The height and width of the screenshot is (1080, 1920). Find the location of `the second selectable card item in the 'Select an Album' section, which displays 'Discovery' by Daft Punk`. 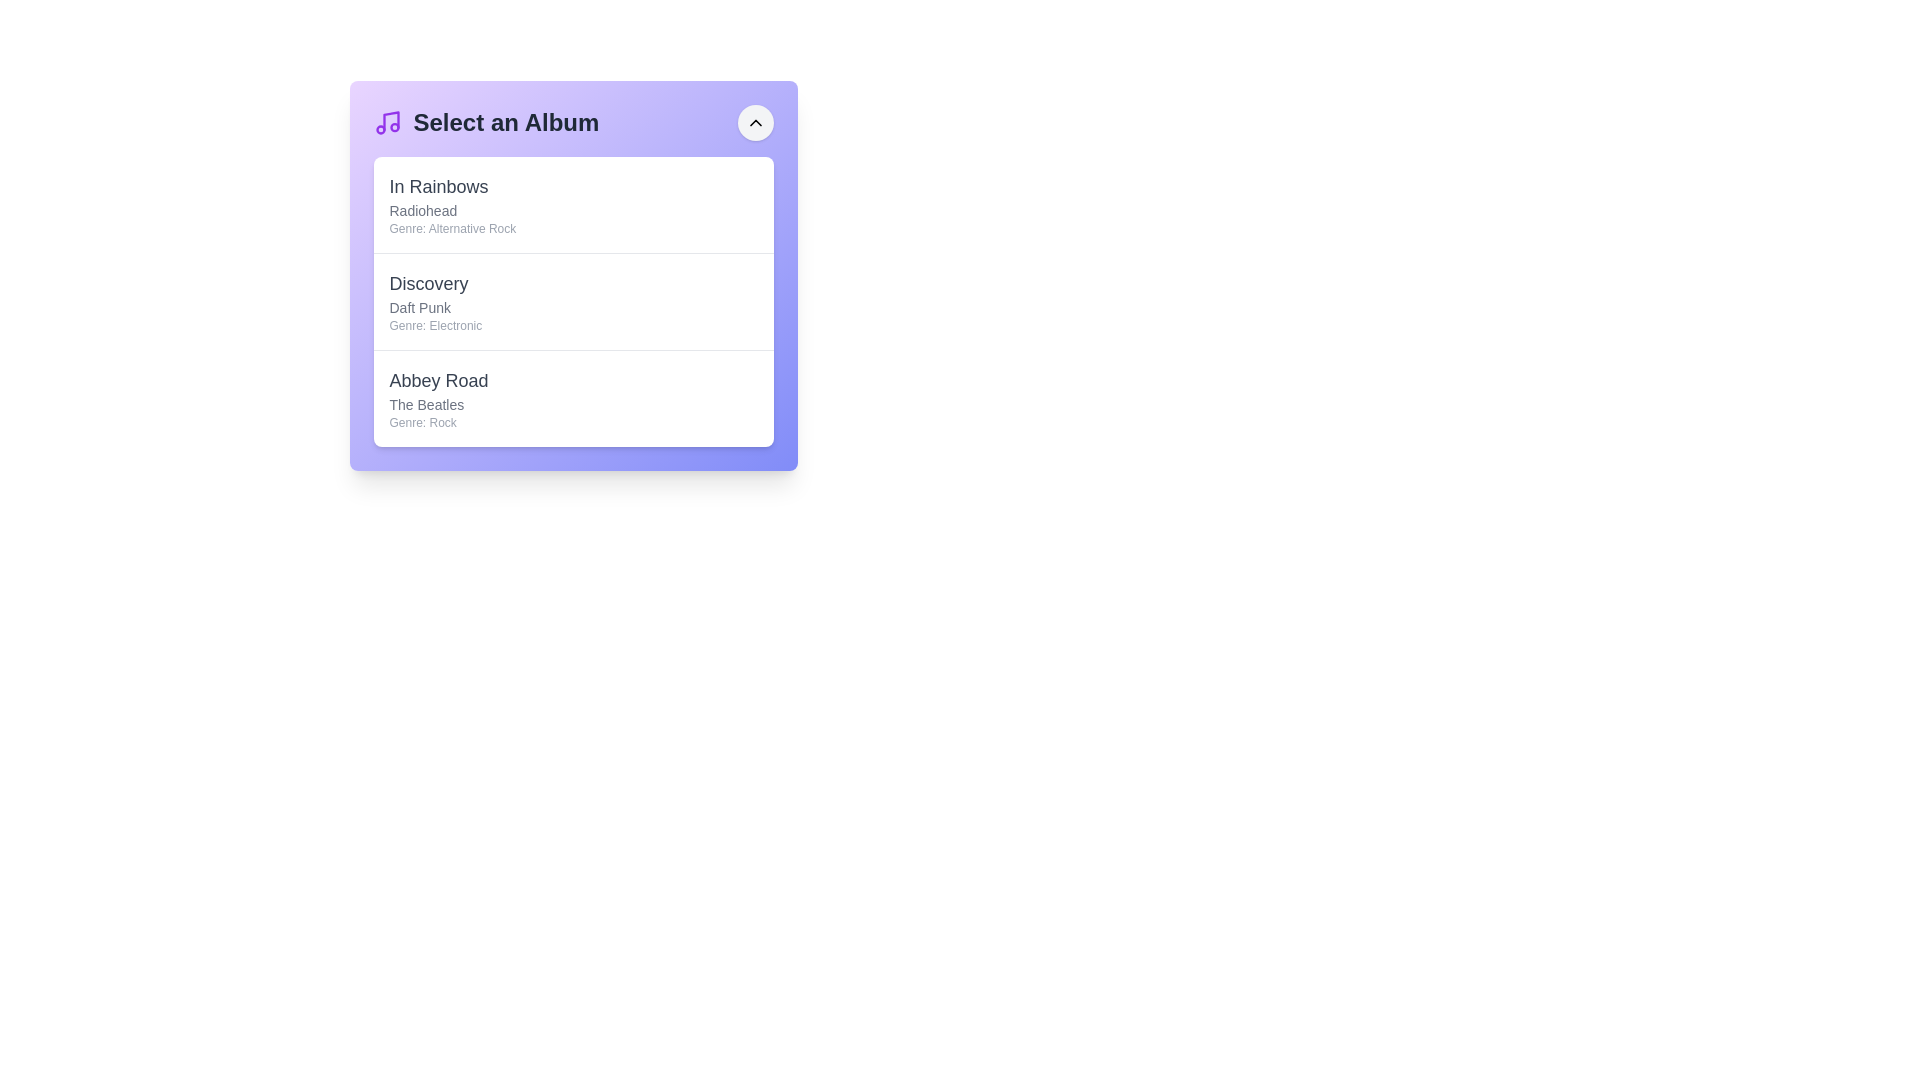

the second selectable card item in the 'Select an Album' section, which displays 'Discovery' by Daft Punk is located at coordinates (572, 301).